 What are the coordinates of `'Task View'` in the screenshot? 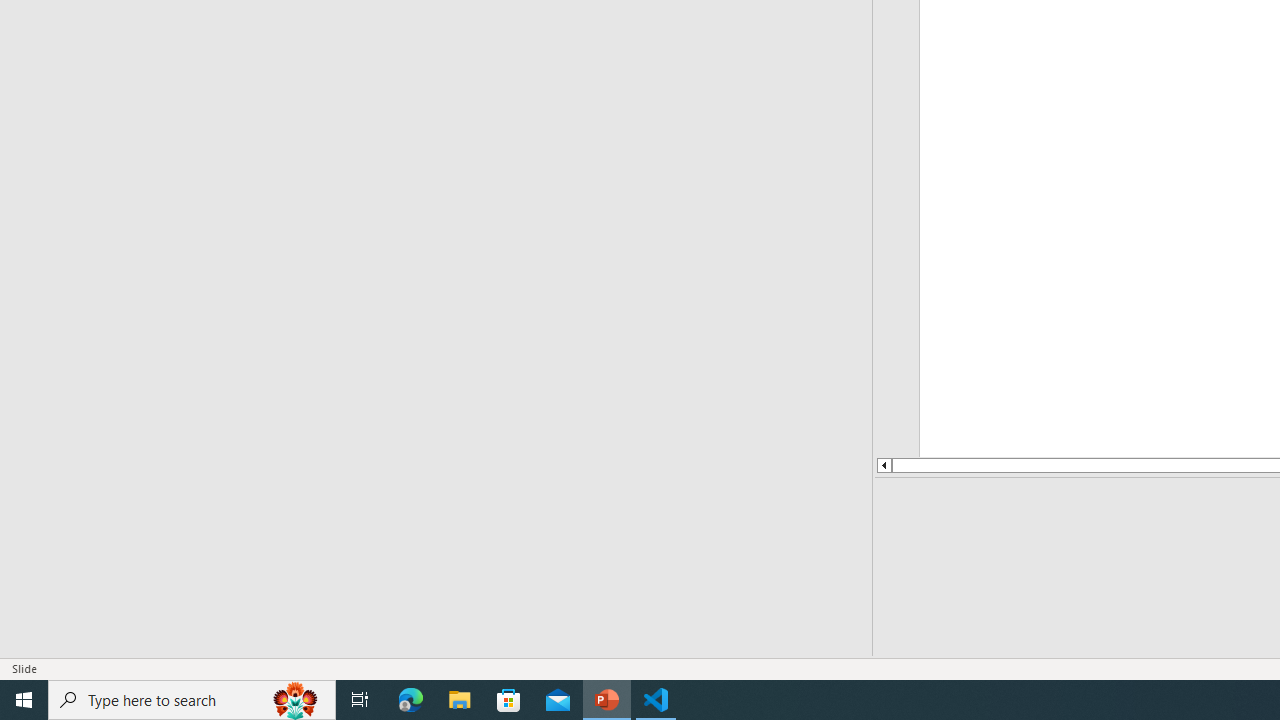 It's located at (359, 698).